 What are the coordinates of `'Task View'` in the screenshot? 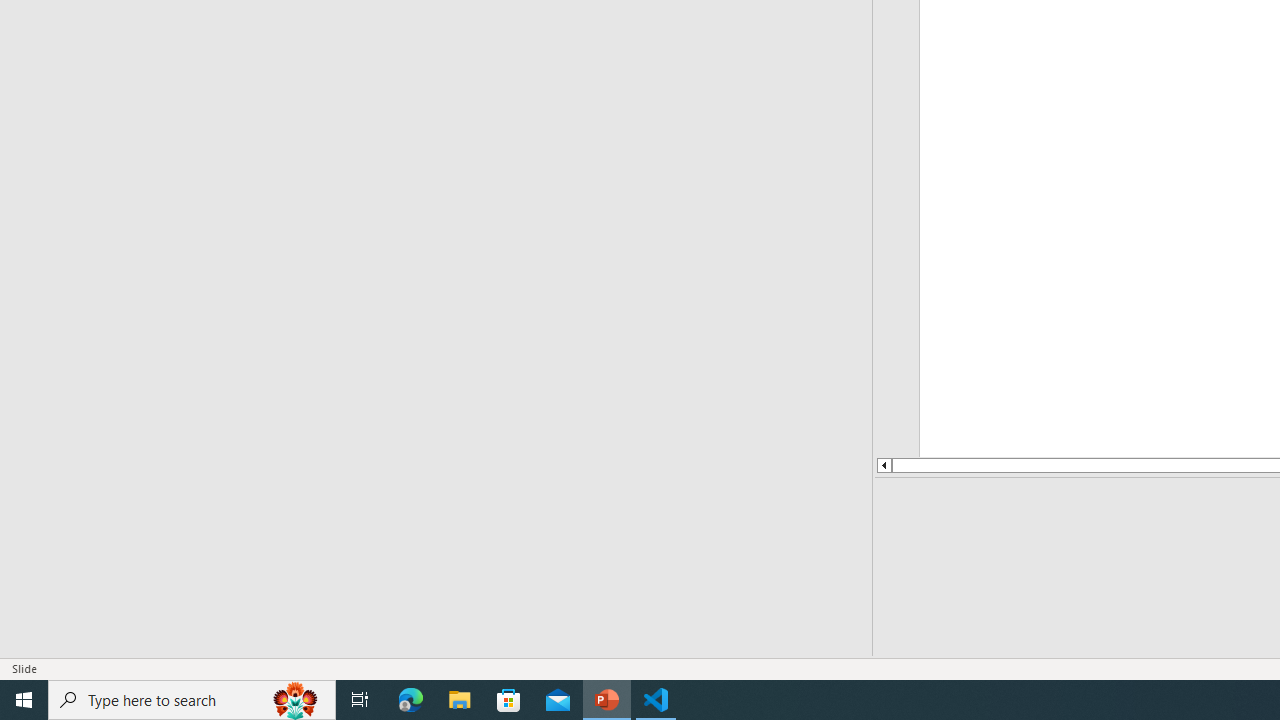 It's located at (359, 698).